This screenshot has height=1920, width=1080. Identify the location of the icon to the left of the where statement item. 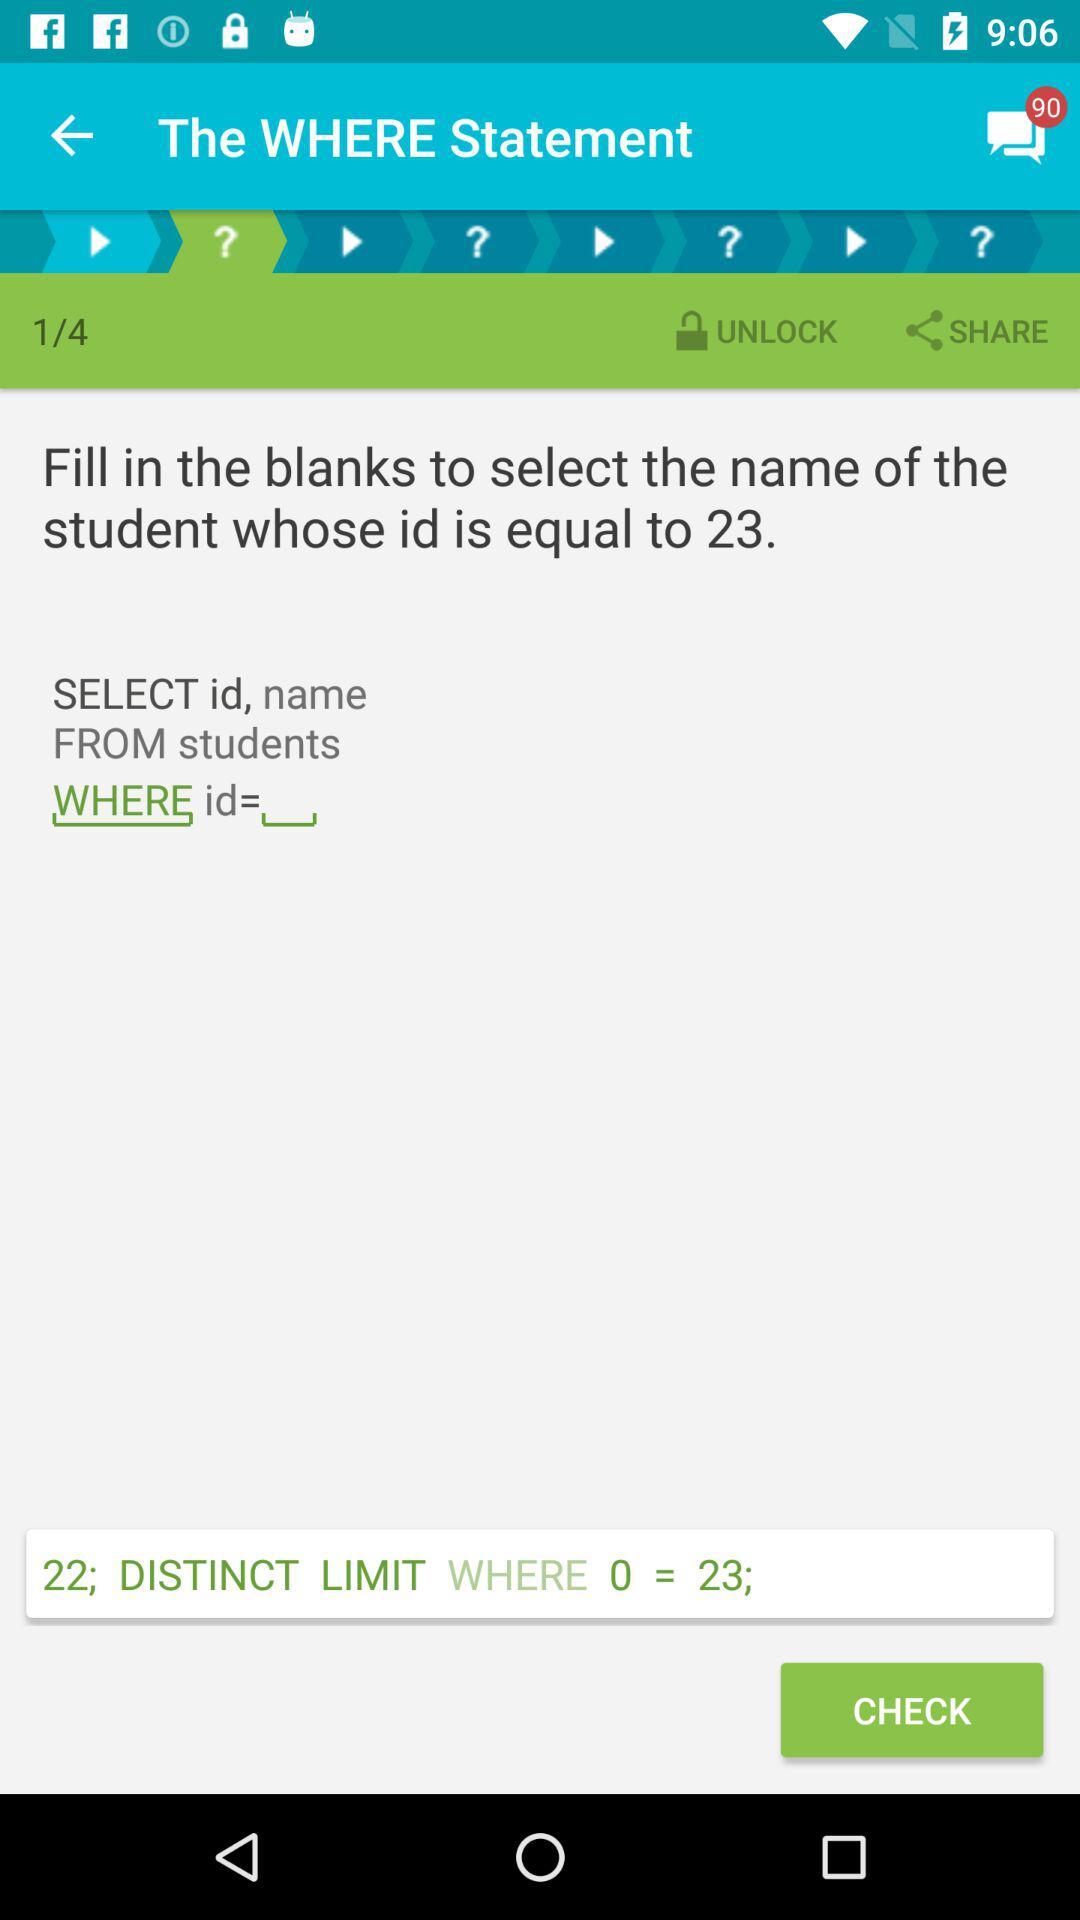
(72, 135).